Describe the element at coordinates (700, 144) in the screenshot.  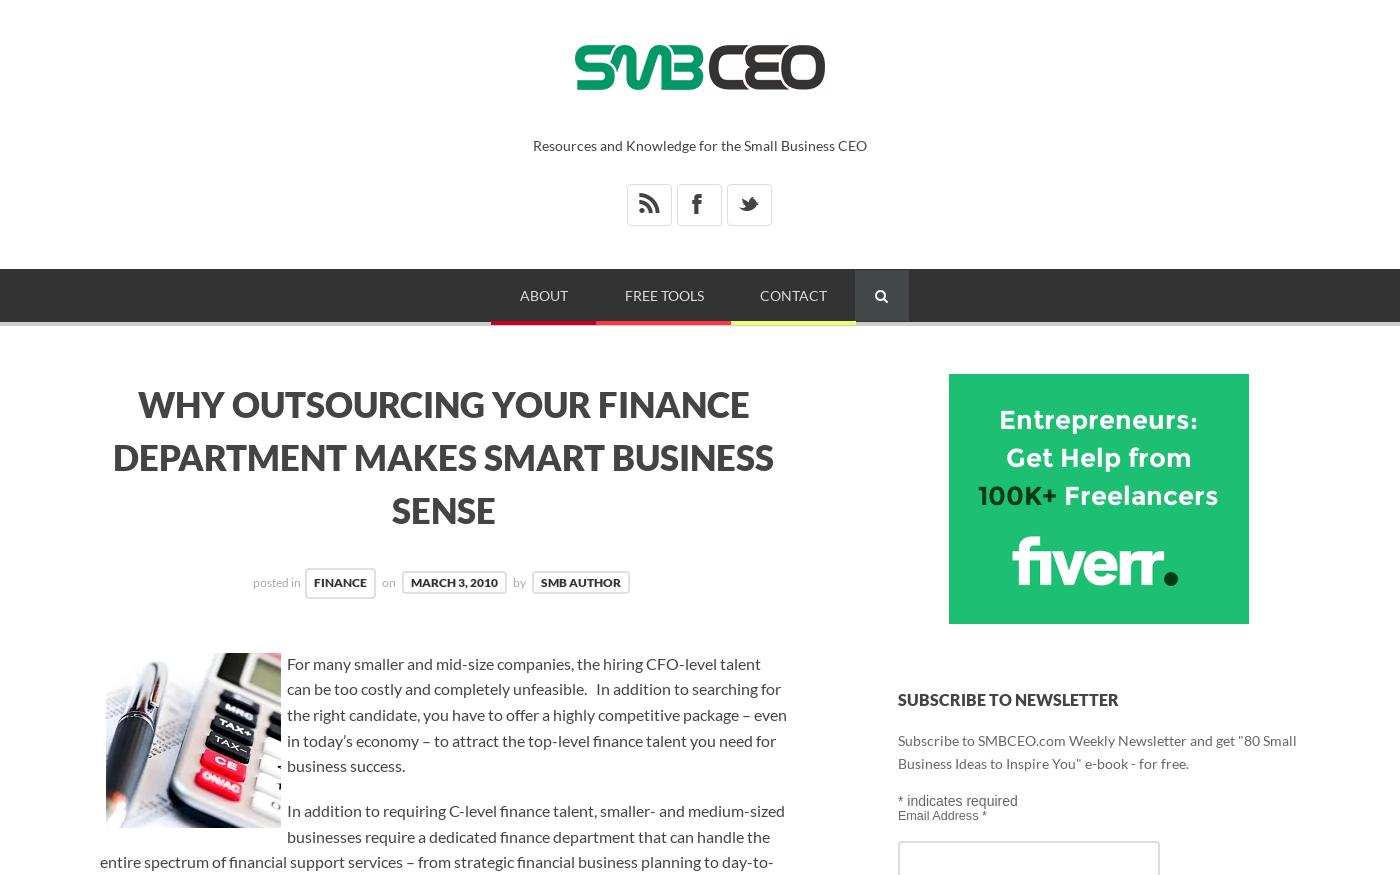
I see `'Resources and Knowledge for the Small Business CEO'` at that location.